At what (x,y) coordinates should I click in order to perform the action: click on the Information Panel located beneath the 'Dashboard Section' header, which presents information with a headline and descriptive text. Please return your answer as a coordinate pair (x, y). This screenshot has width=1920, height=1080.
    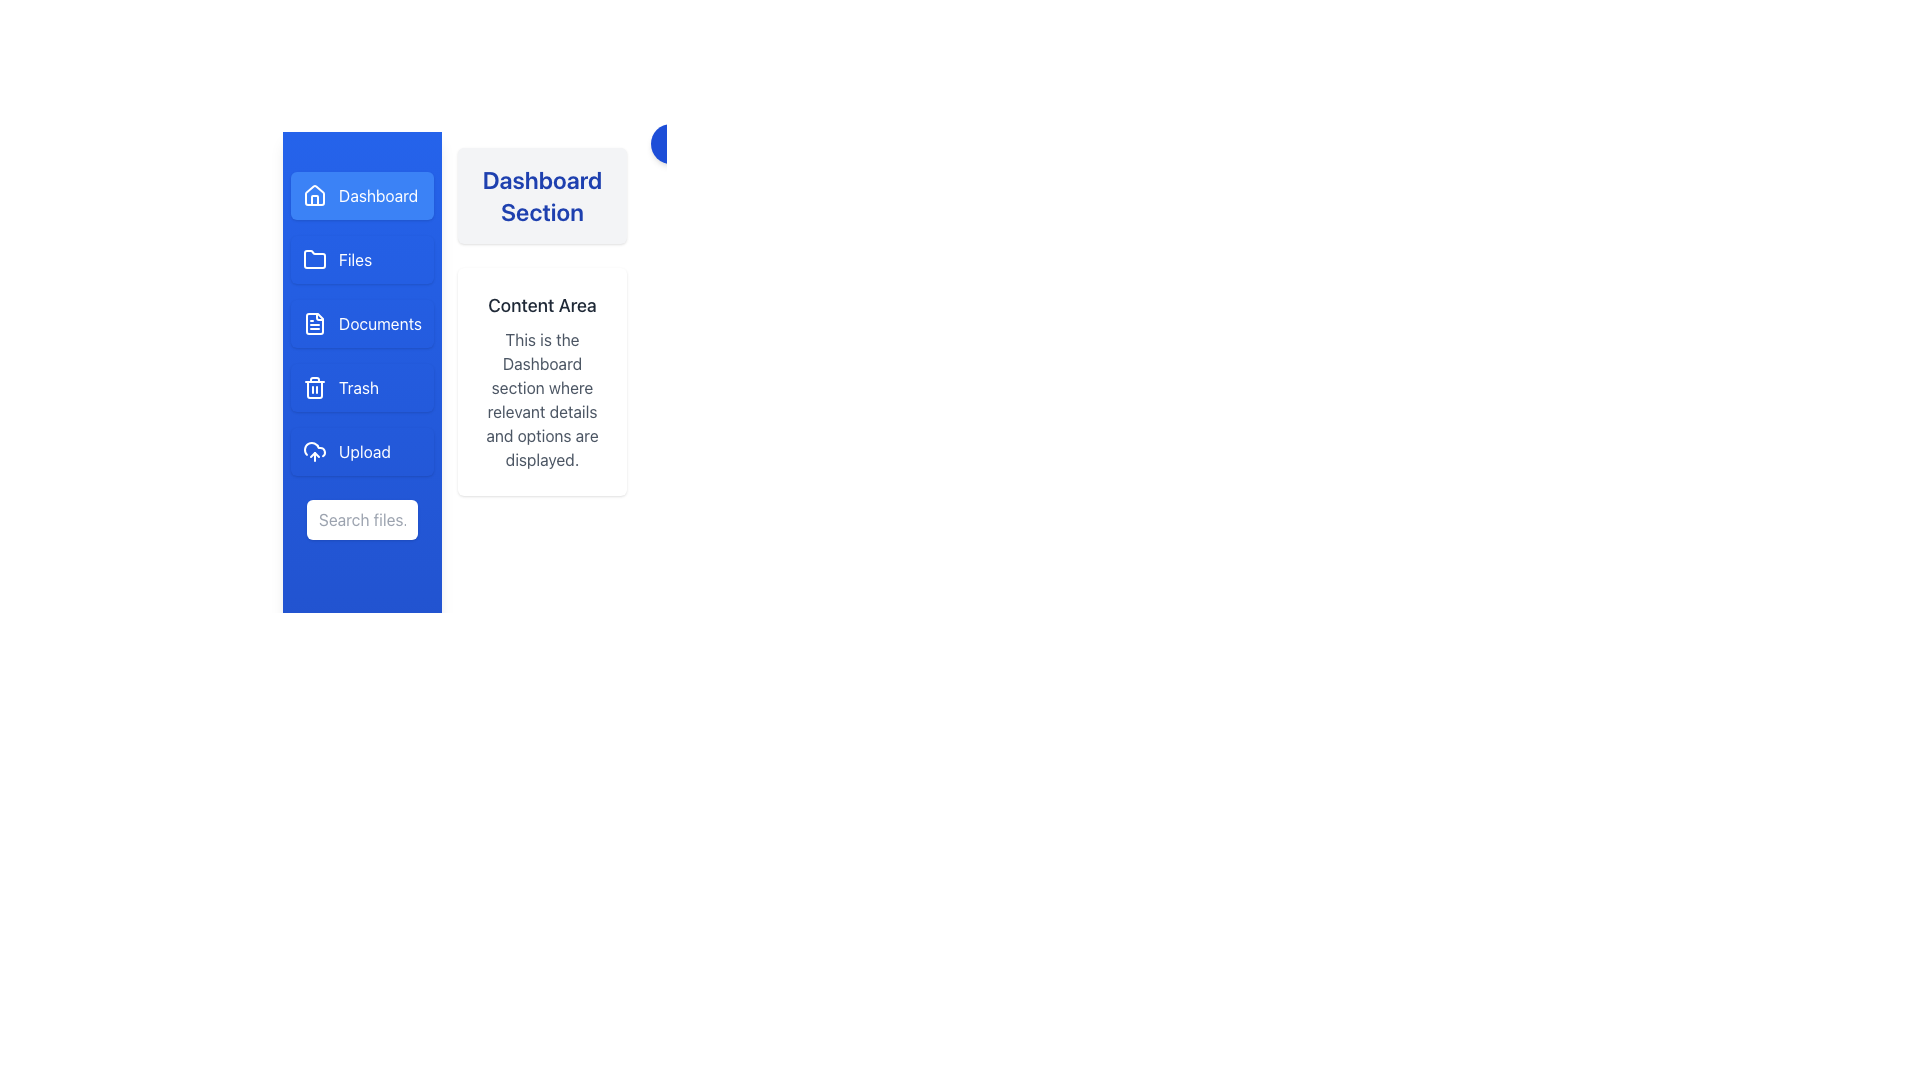
    Looking at the image, I should click on (542, 381).